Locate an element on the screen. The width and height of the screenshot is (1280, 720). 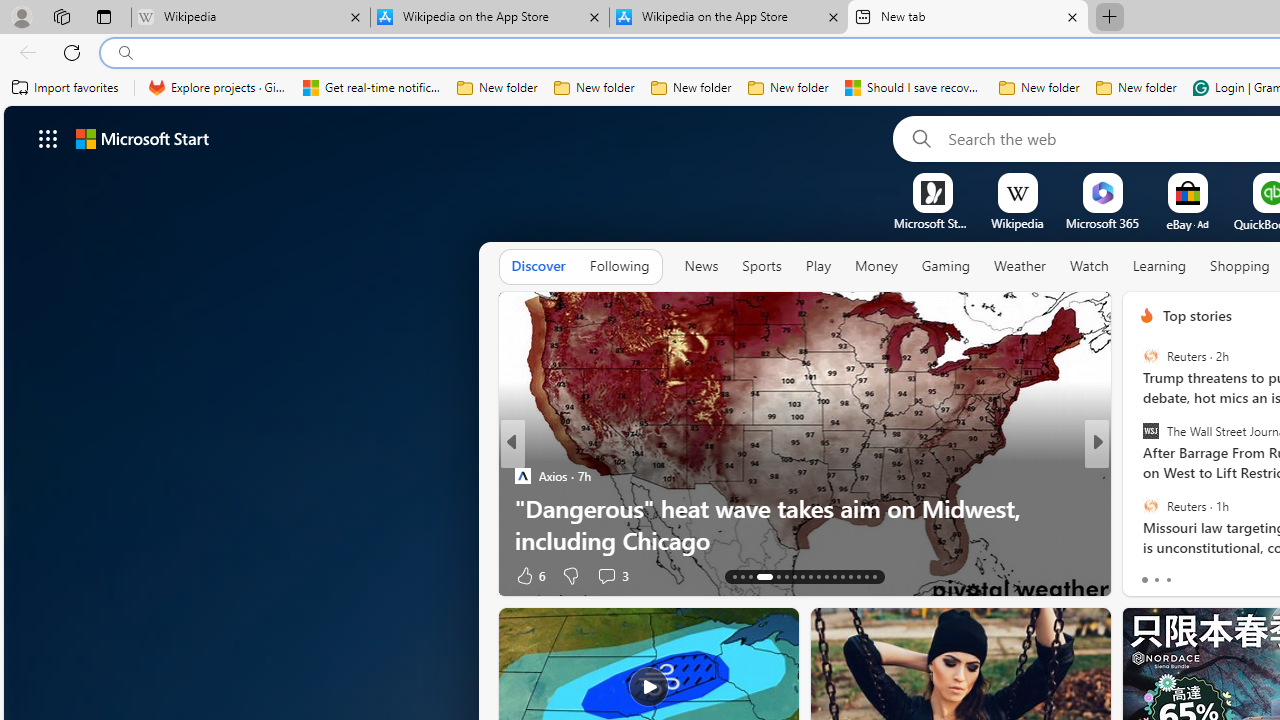
'149 Like' is located at coordinates (1152, 575).